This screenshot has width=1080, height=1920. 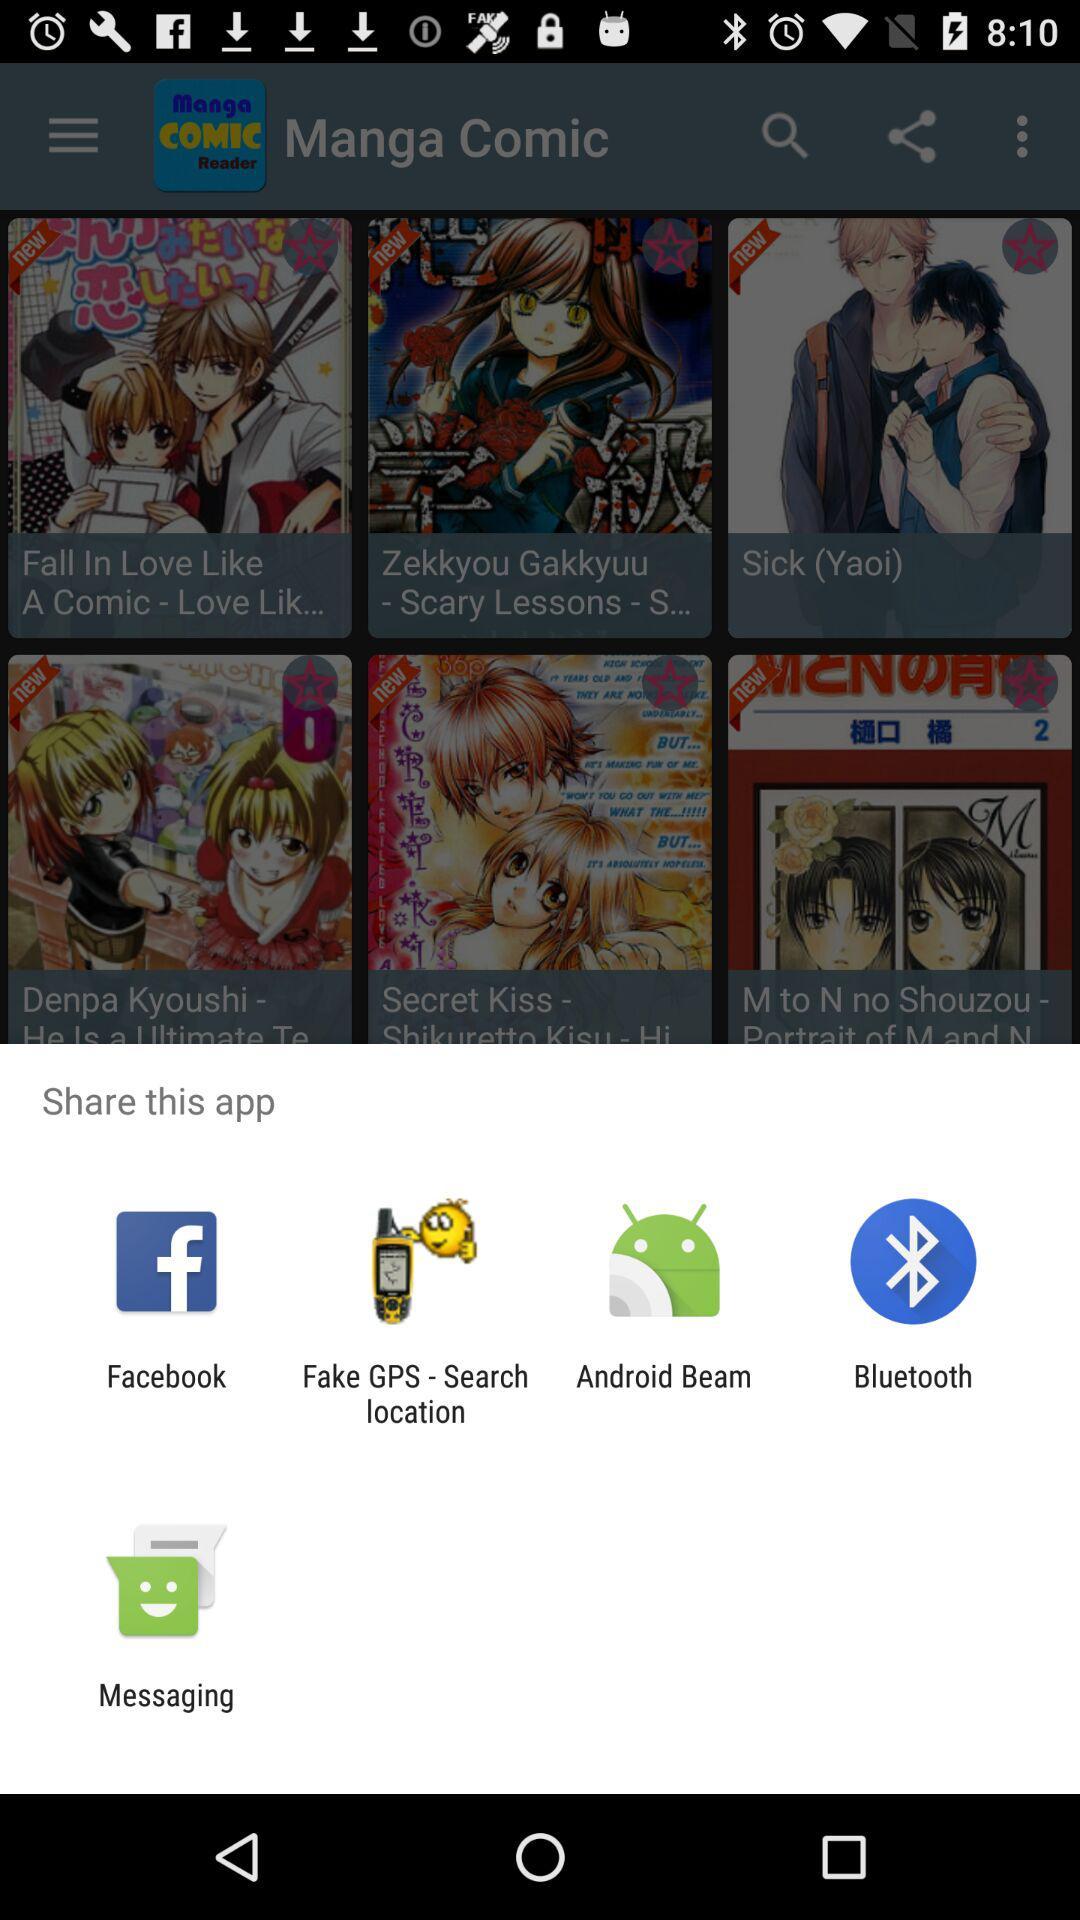 What do you see at coordinates (913, 1392) in the screenshot?
I see `the icon at the bottom right corner` at bounding box center [913, 1392].